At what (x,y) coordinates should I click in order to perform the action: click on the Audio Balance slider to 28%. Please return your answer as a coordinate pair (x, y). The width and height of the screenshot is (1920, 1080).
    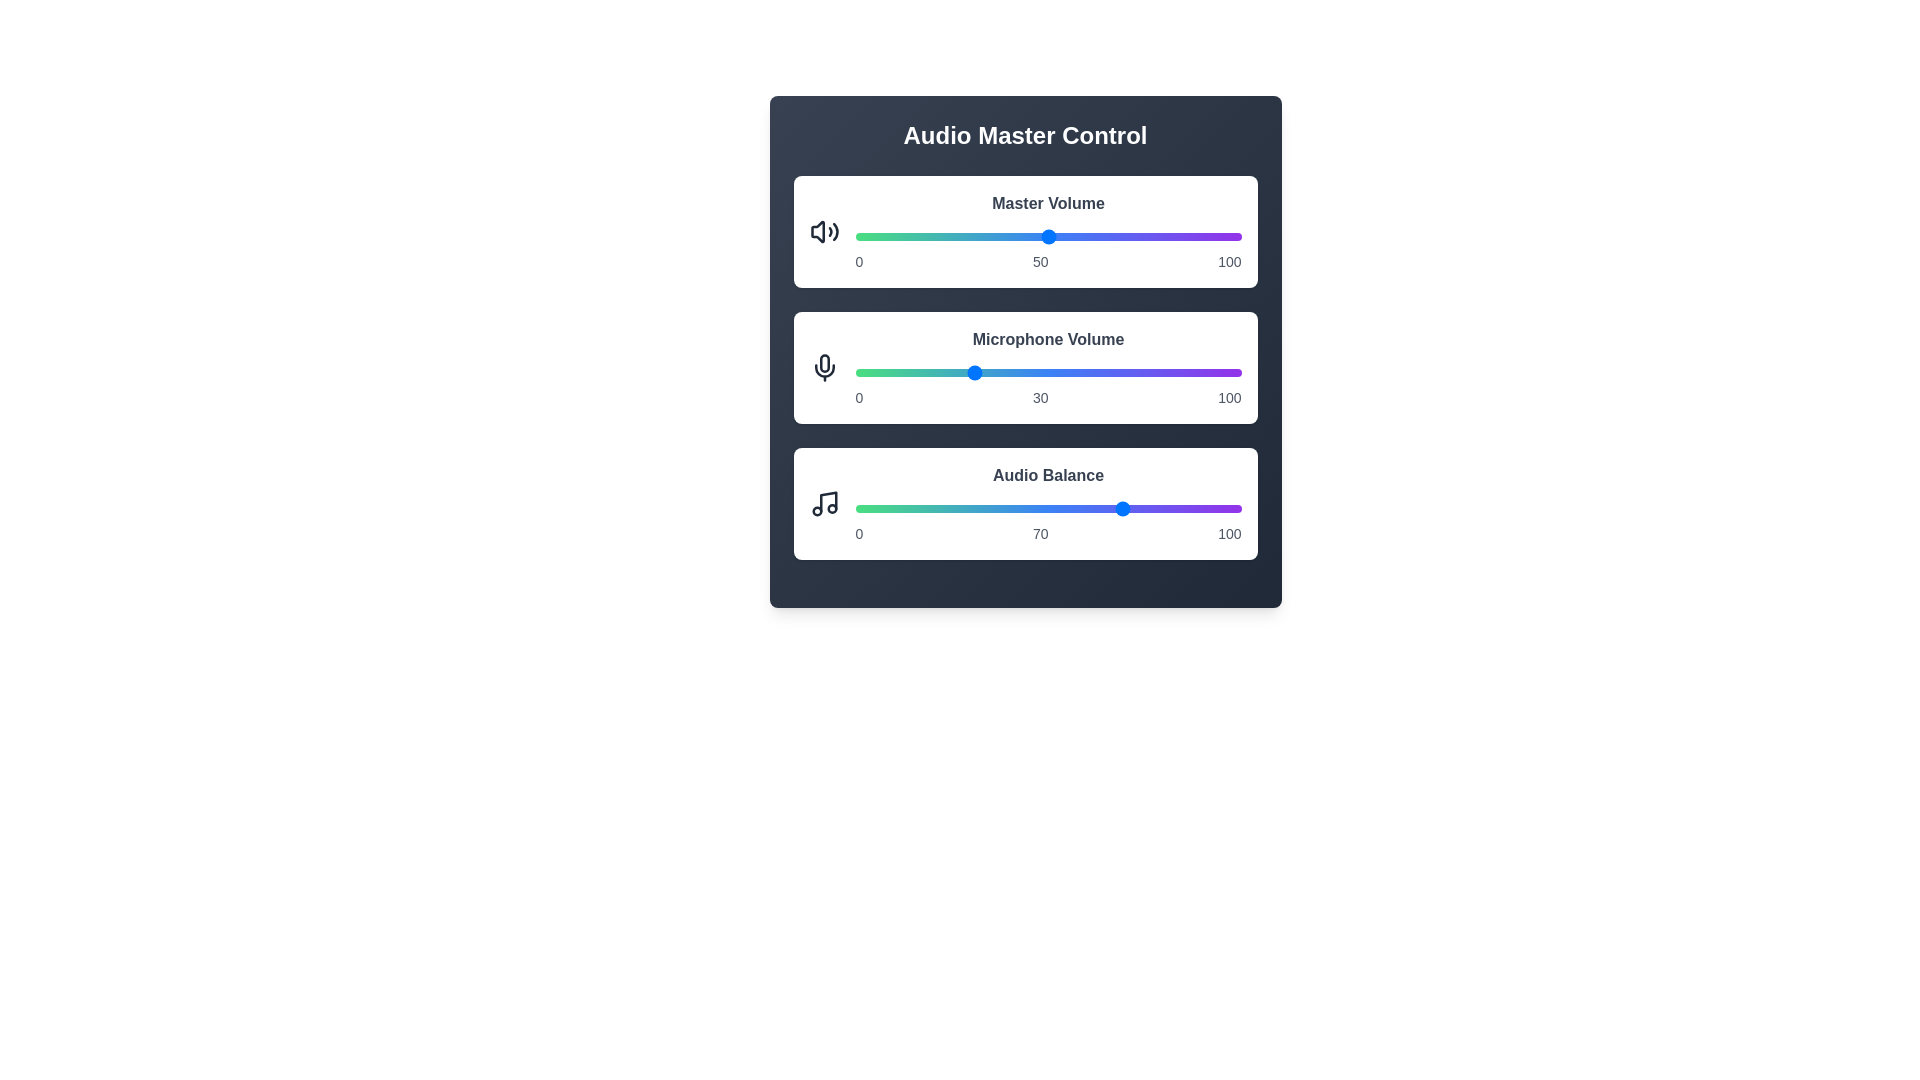
    Looking at the image, I should click on (963, 508).